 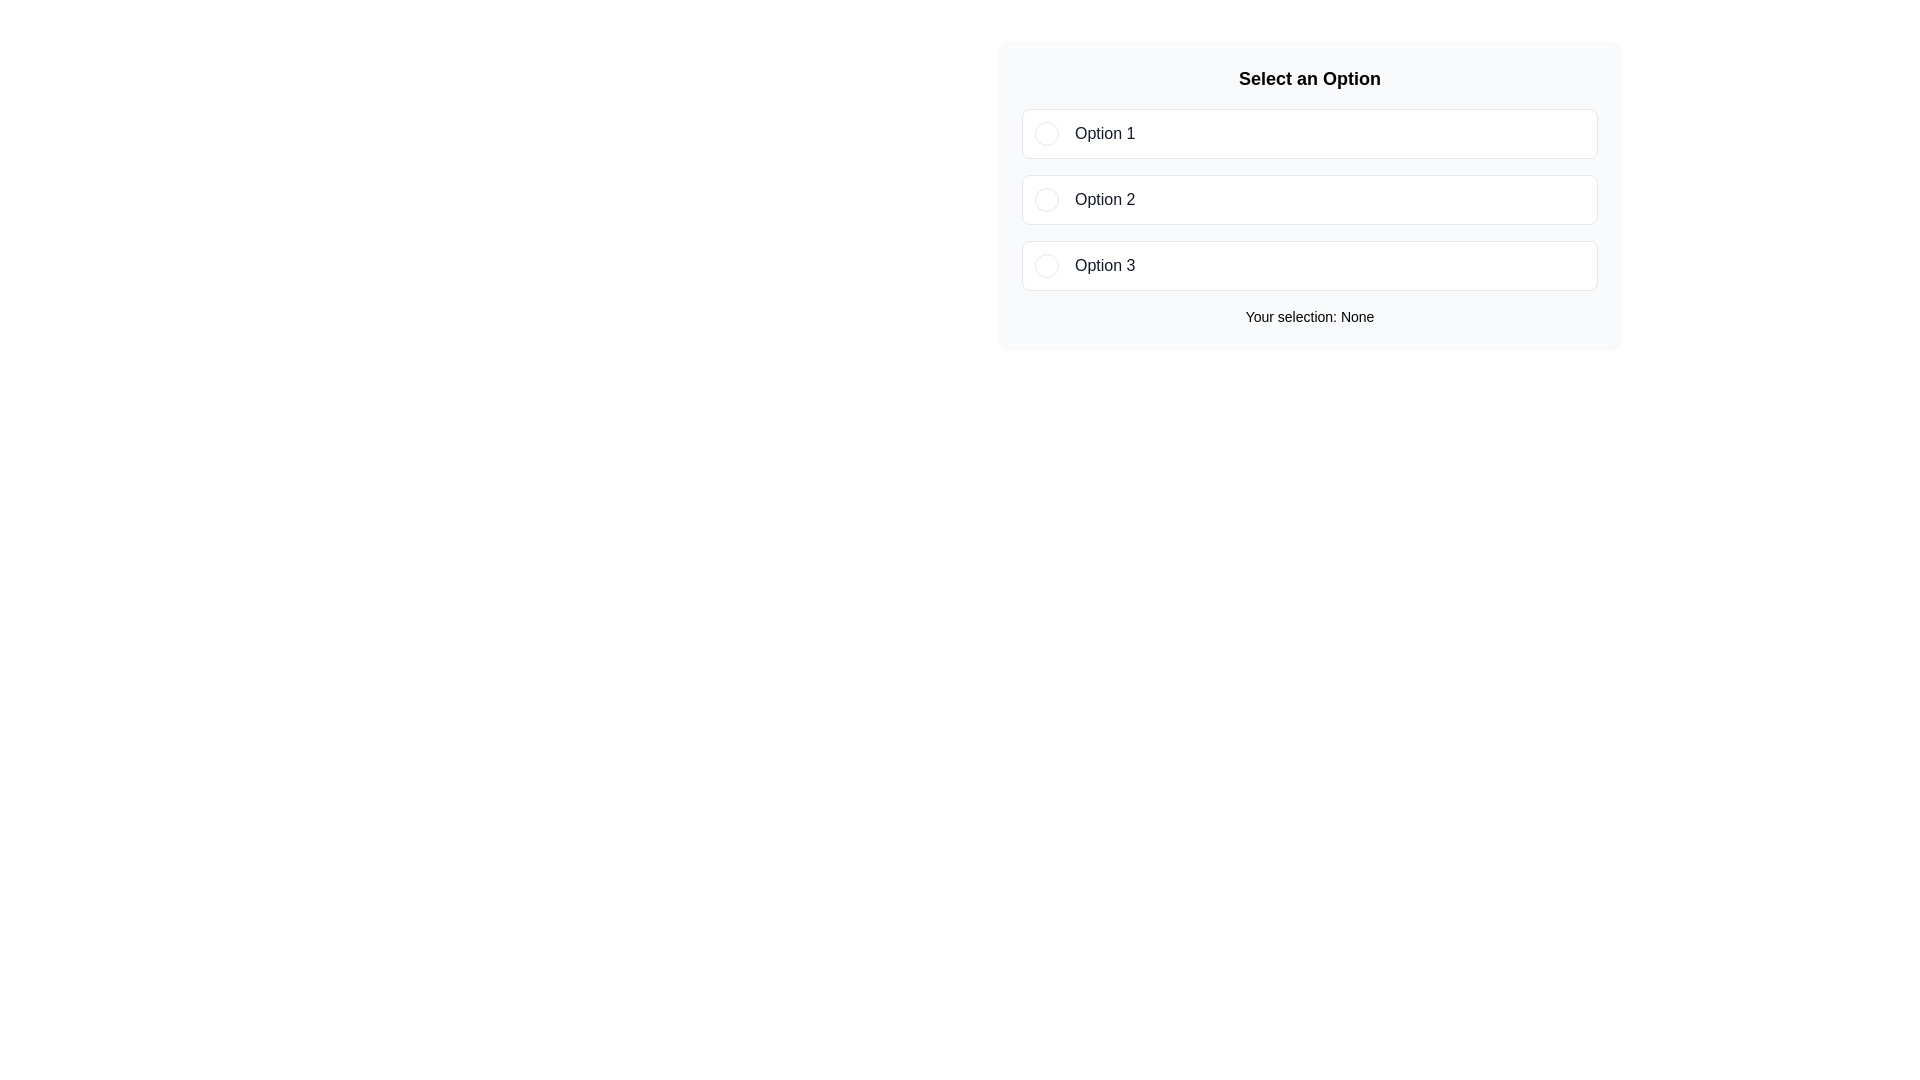 What do you see at coordinates (1104, 200) in the screenshot?
I see `text content of the 'Option 2' label, which is displayed in bold black typeface within a bordered rectangle in a vertical list of options` at bounding box center [1104, 200].